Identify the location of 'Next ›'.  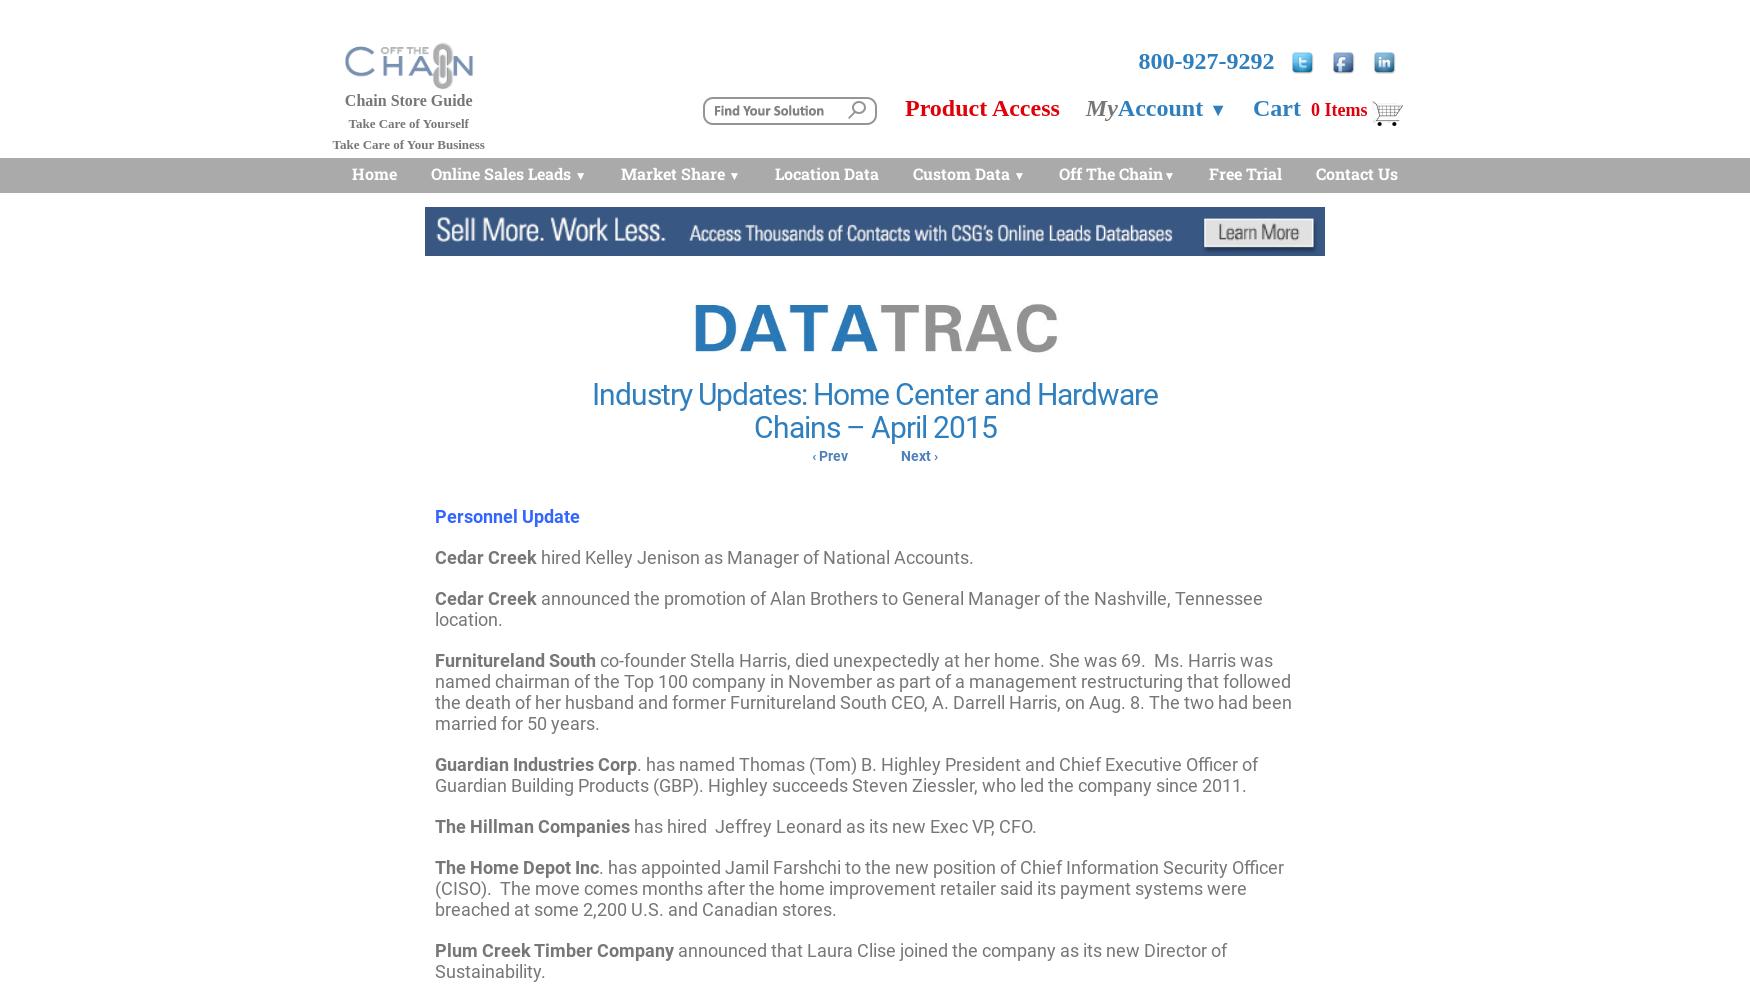
(918, 454).